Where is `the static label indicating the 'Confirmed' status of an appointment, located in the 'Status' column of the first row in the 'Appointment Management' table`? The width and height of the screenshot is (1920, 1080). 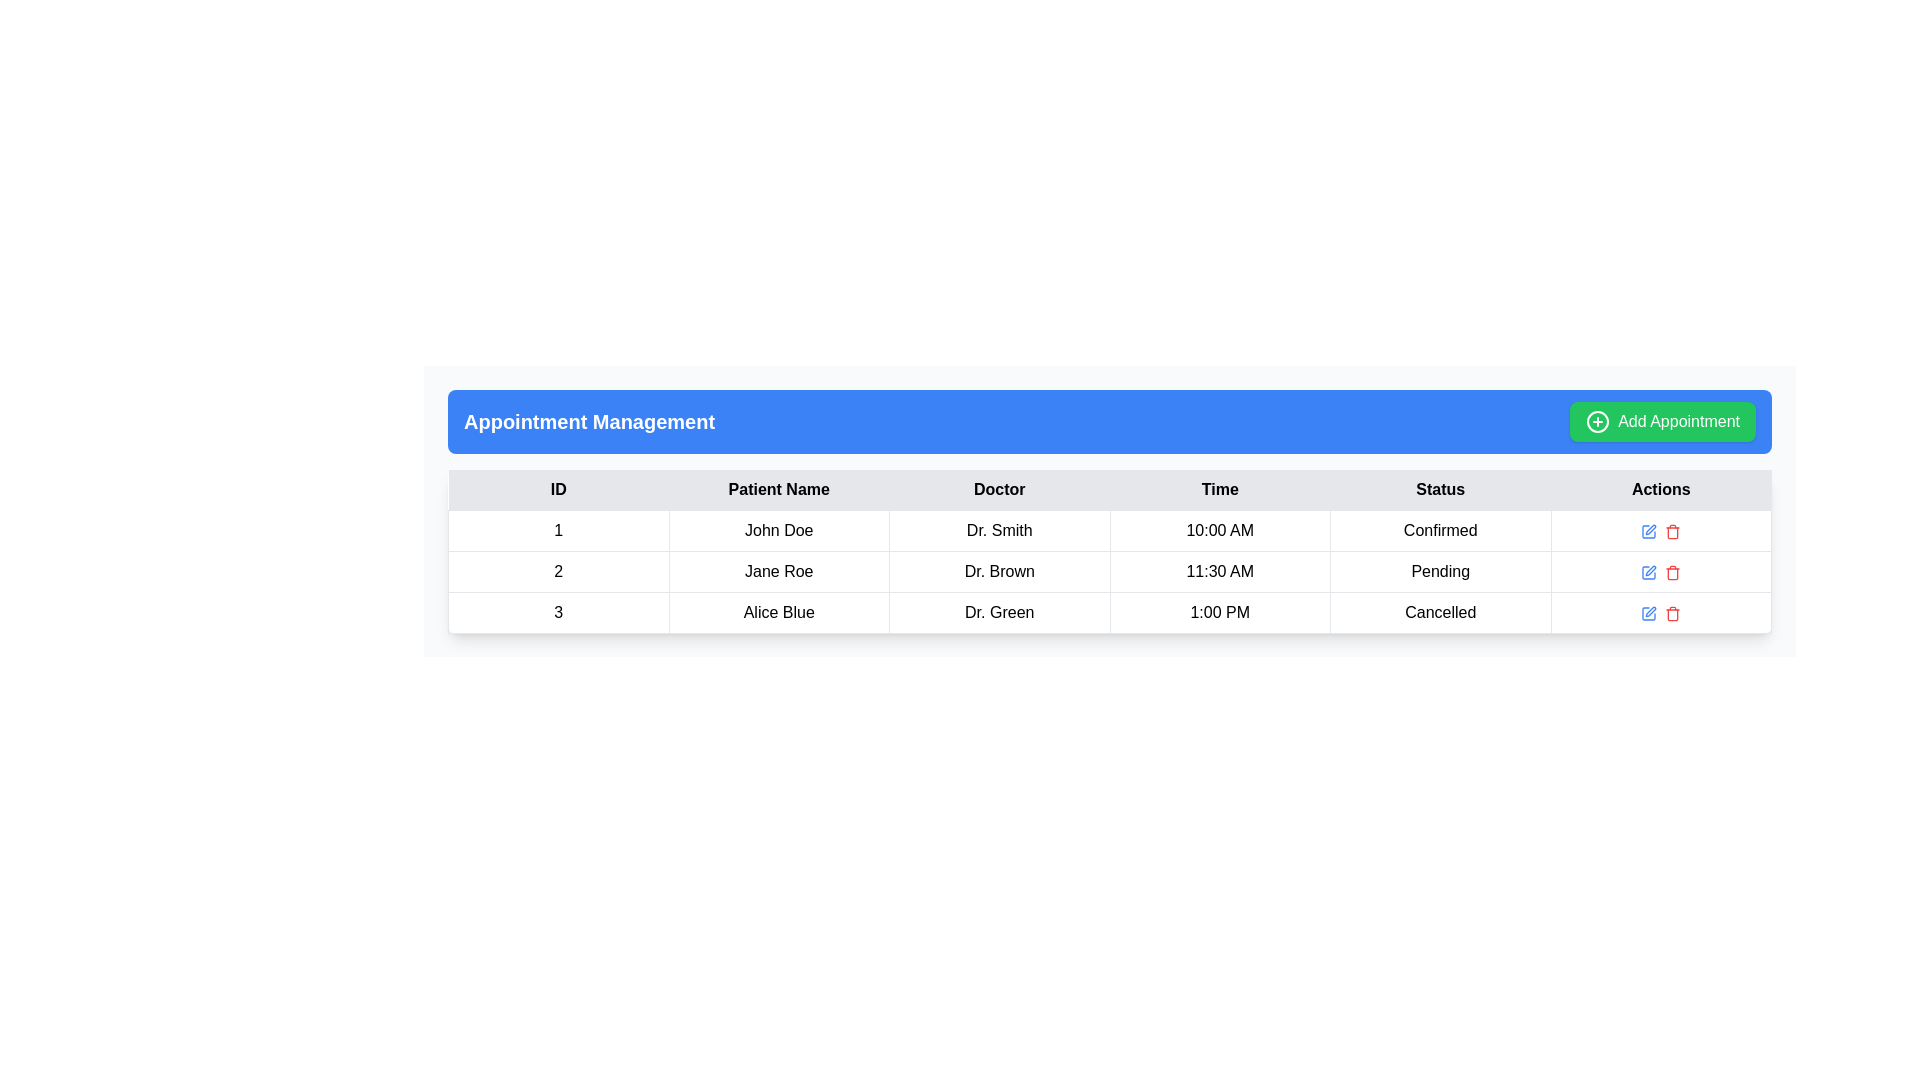
the static label indicating the 'Confirmed' status of an appointment, located in the 'Status' column of the first row in the 'Appointment Management' table is located at coordinates (1440, 530).